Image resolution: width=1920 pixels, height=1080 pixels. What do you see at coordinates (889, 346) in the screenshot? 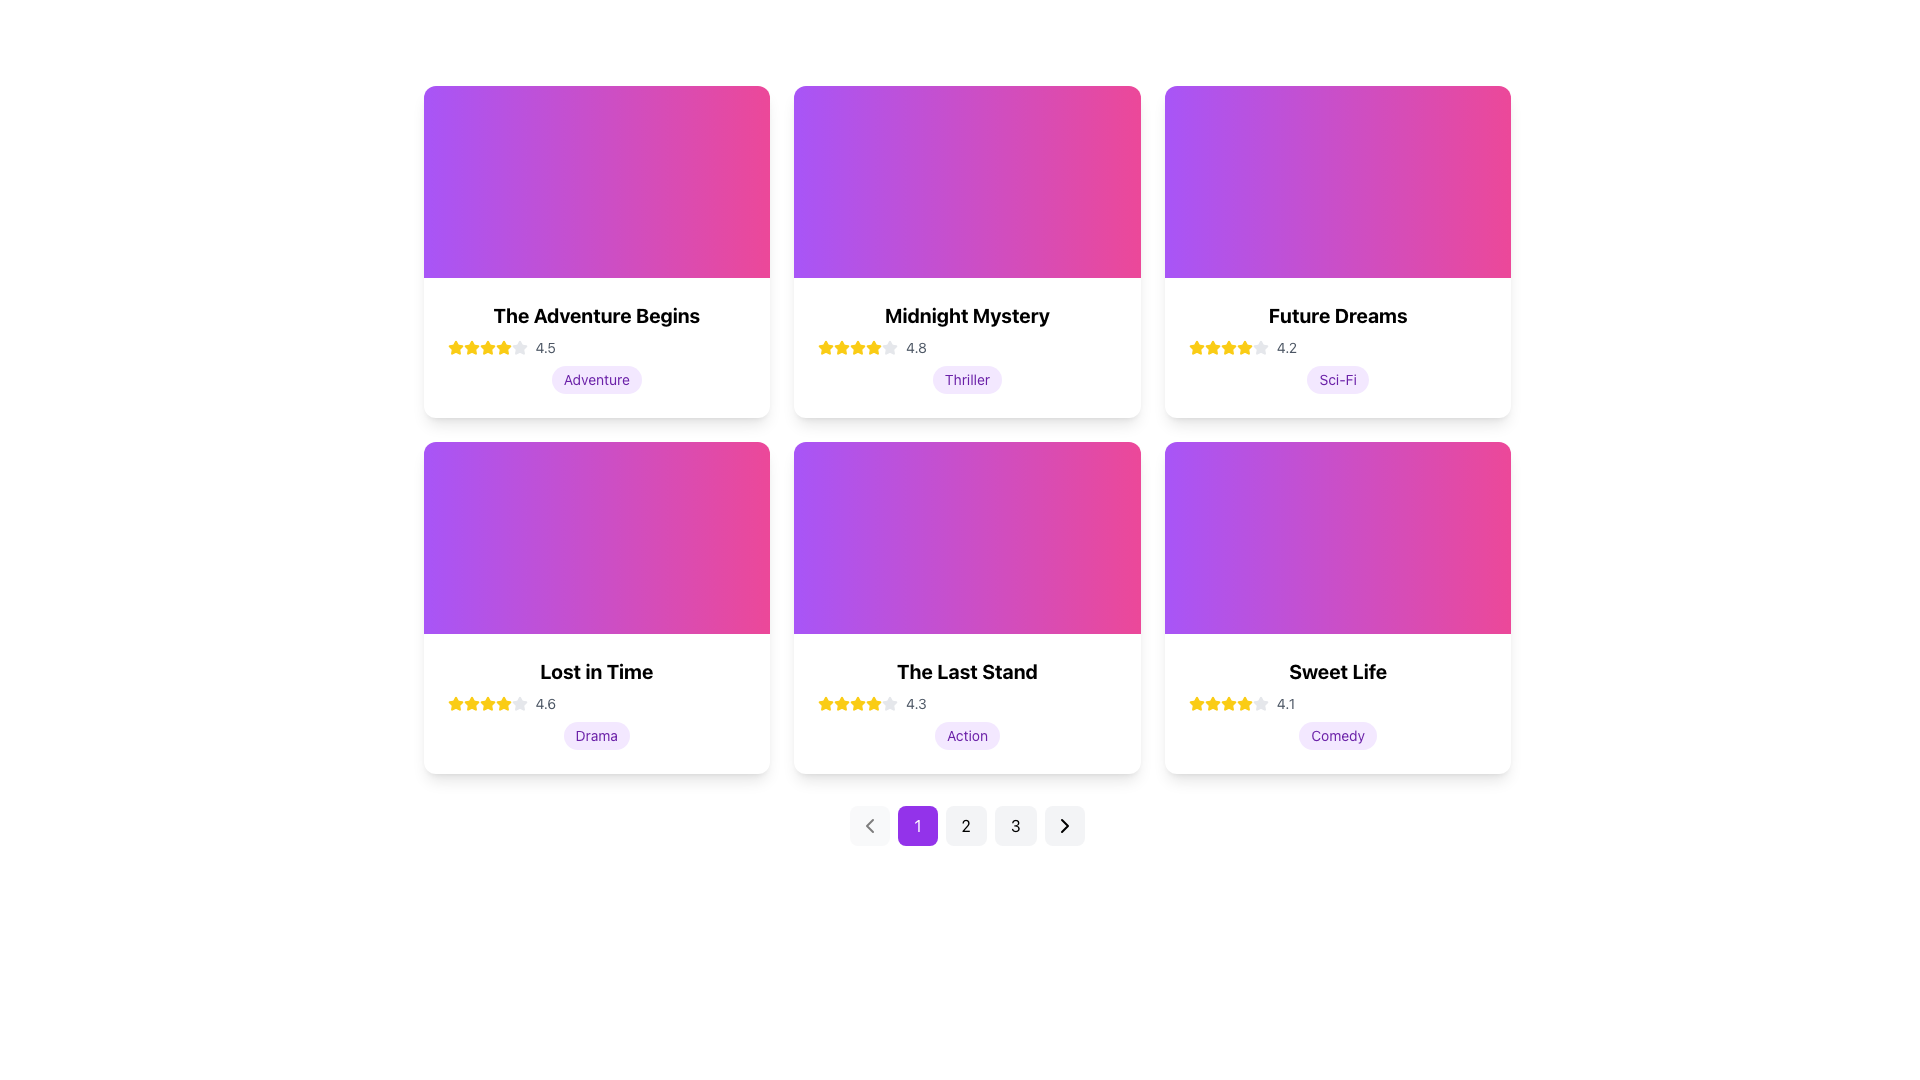
I see `the empty star icon in the rating system under the title 'Midnight Mystery' to alter the rating` at bounding box center [889, 346].